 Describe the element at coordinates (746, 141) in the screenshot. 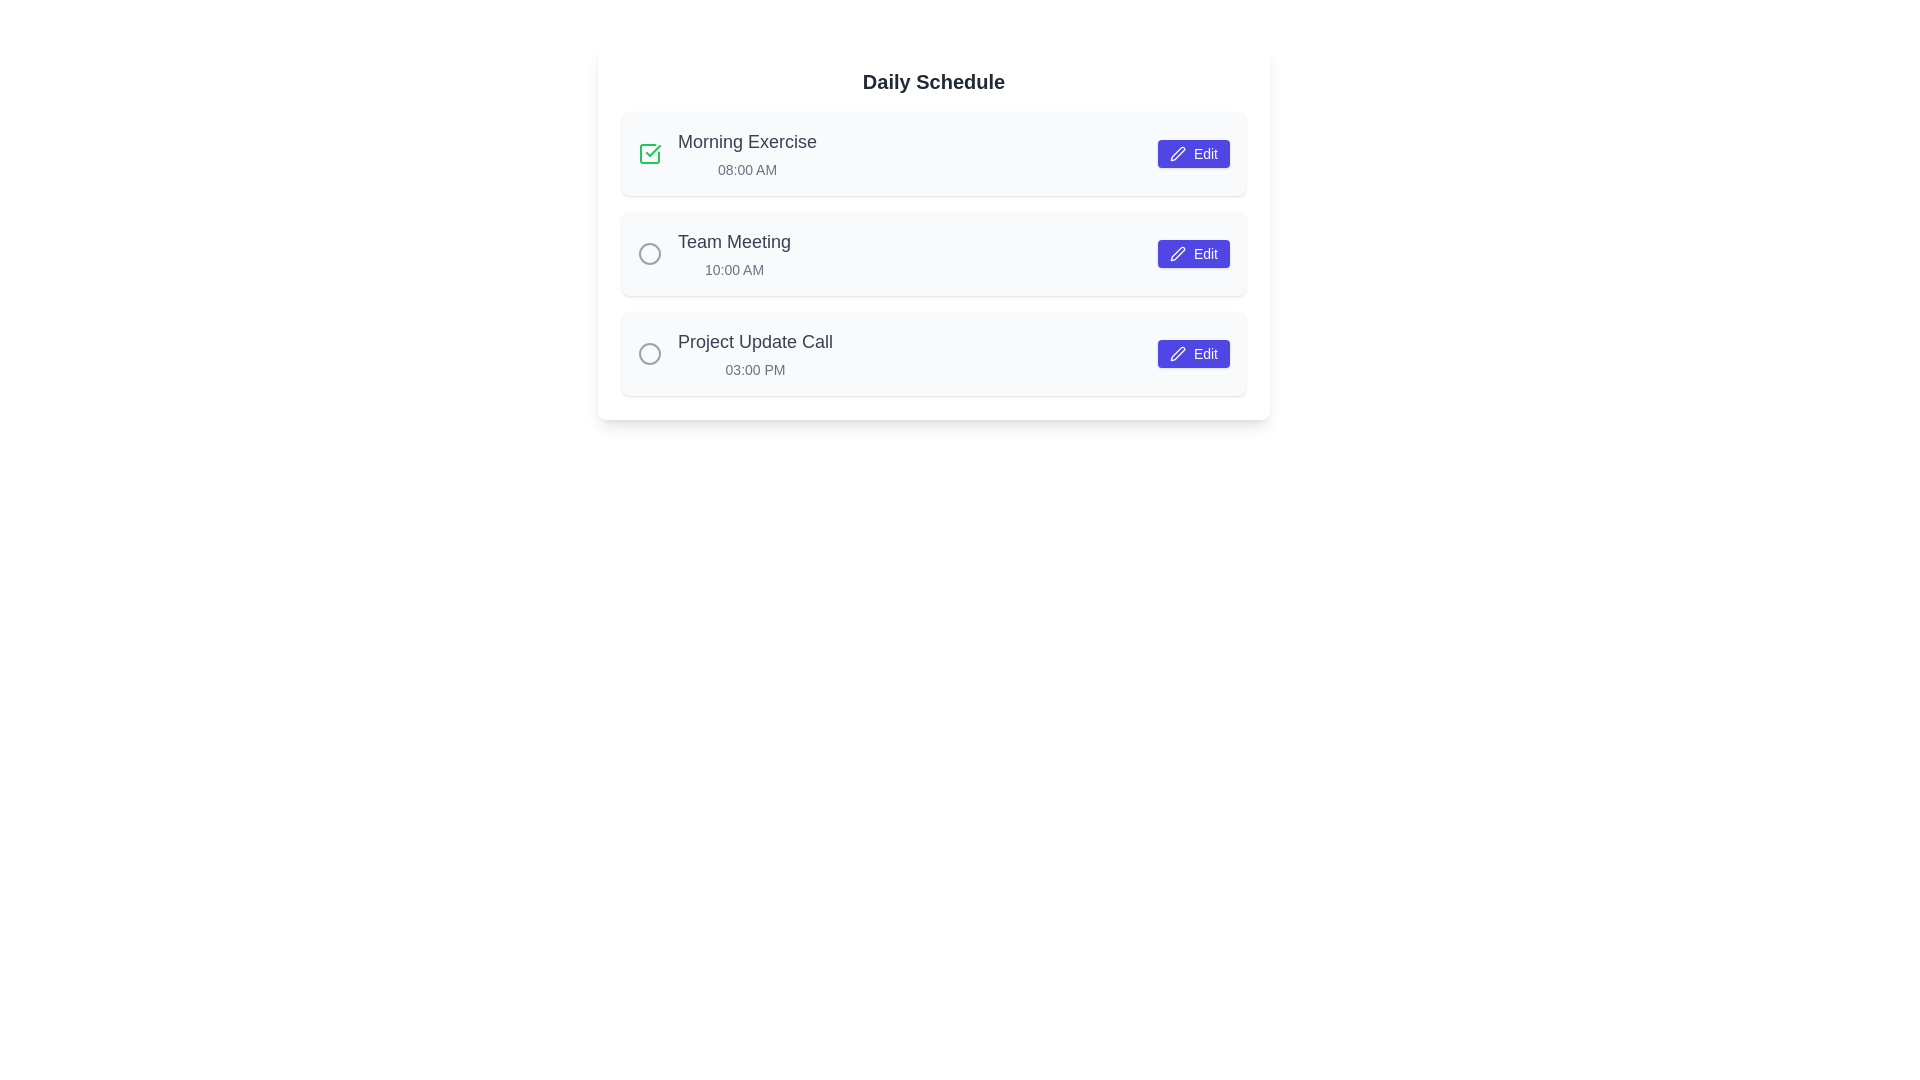

I see `the title text of the first event in the 'Daily Schedule' list` at that location.